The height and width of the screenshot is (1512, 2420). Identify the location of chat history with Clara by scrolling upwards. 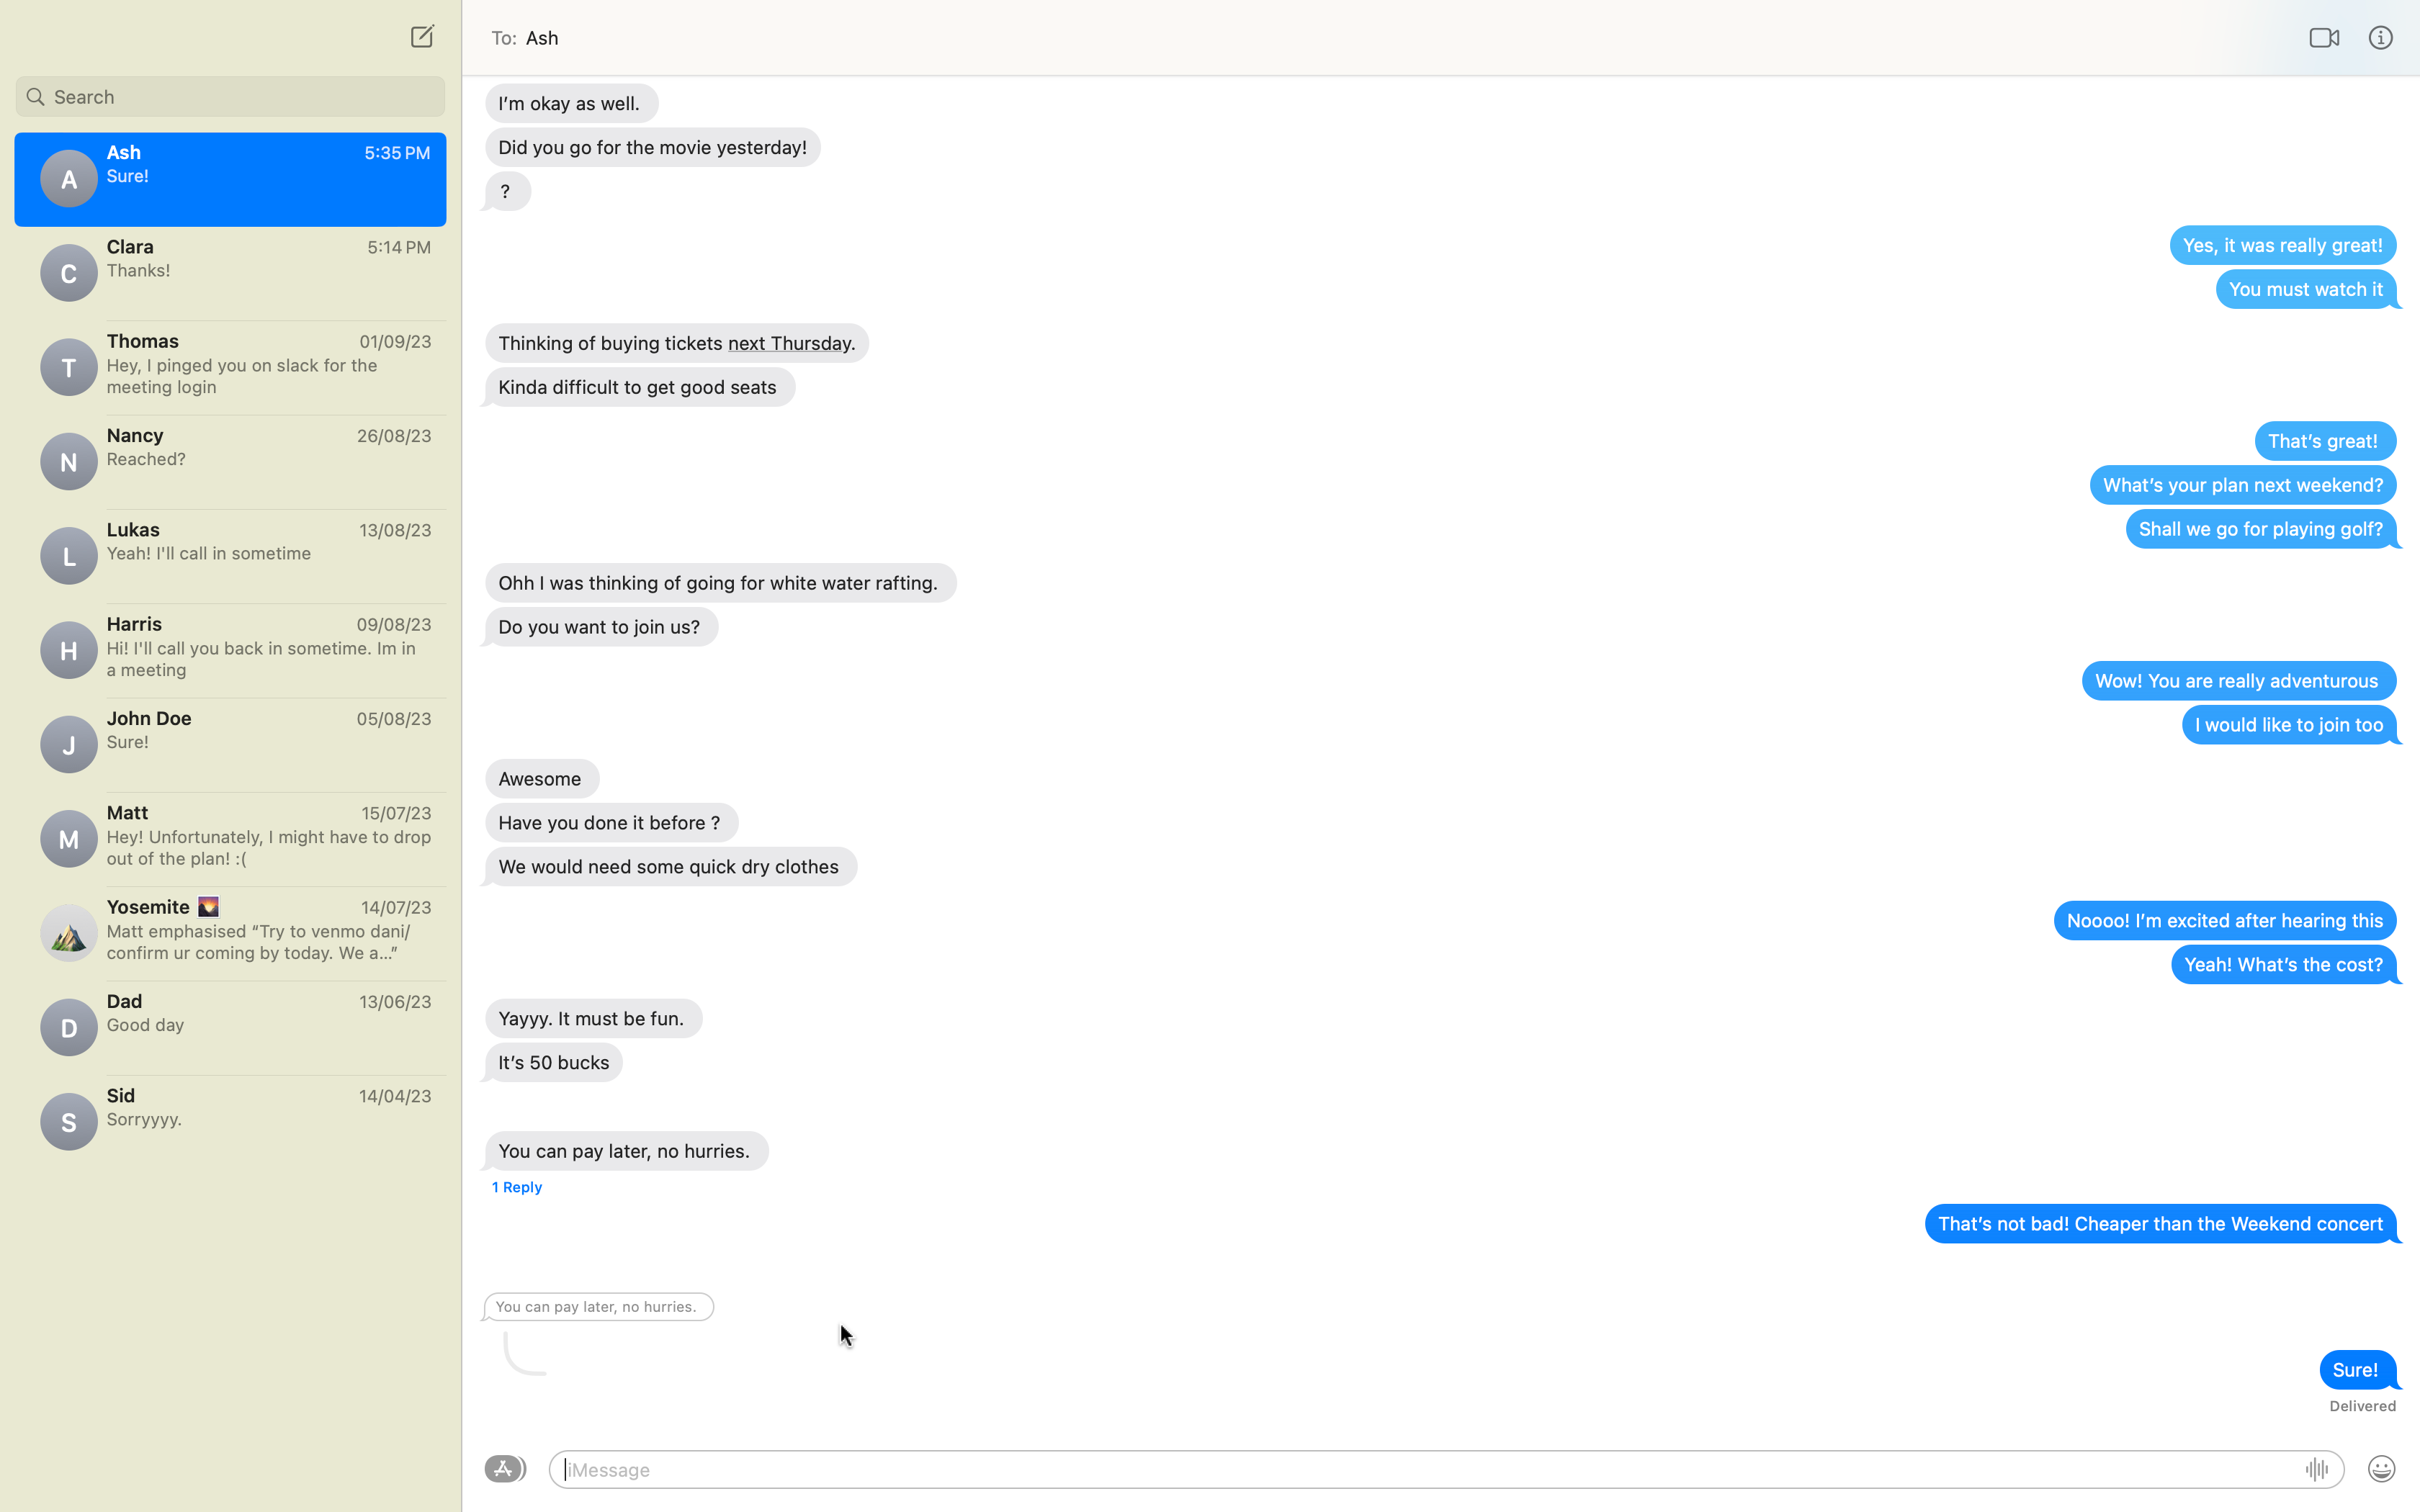
(229, 271).